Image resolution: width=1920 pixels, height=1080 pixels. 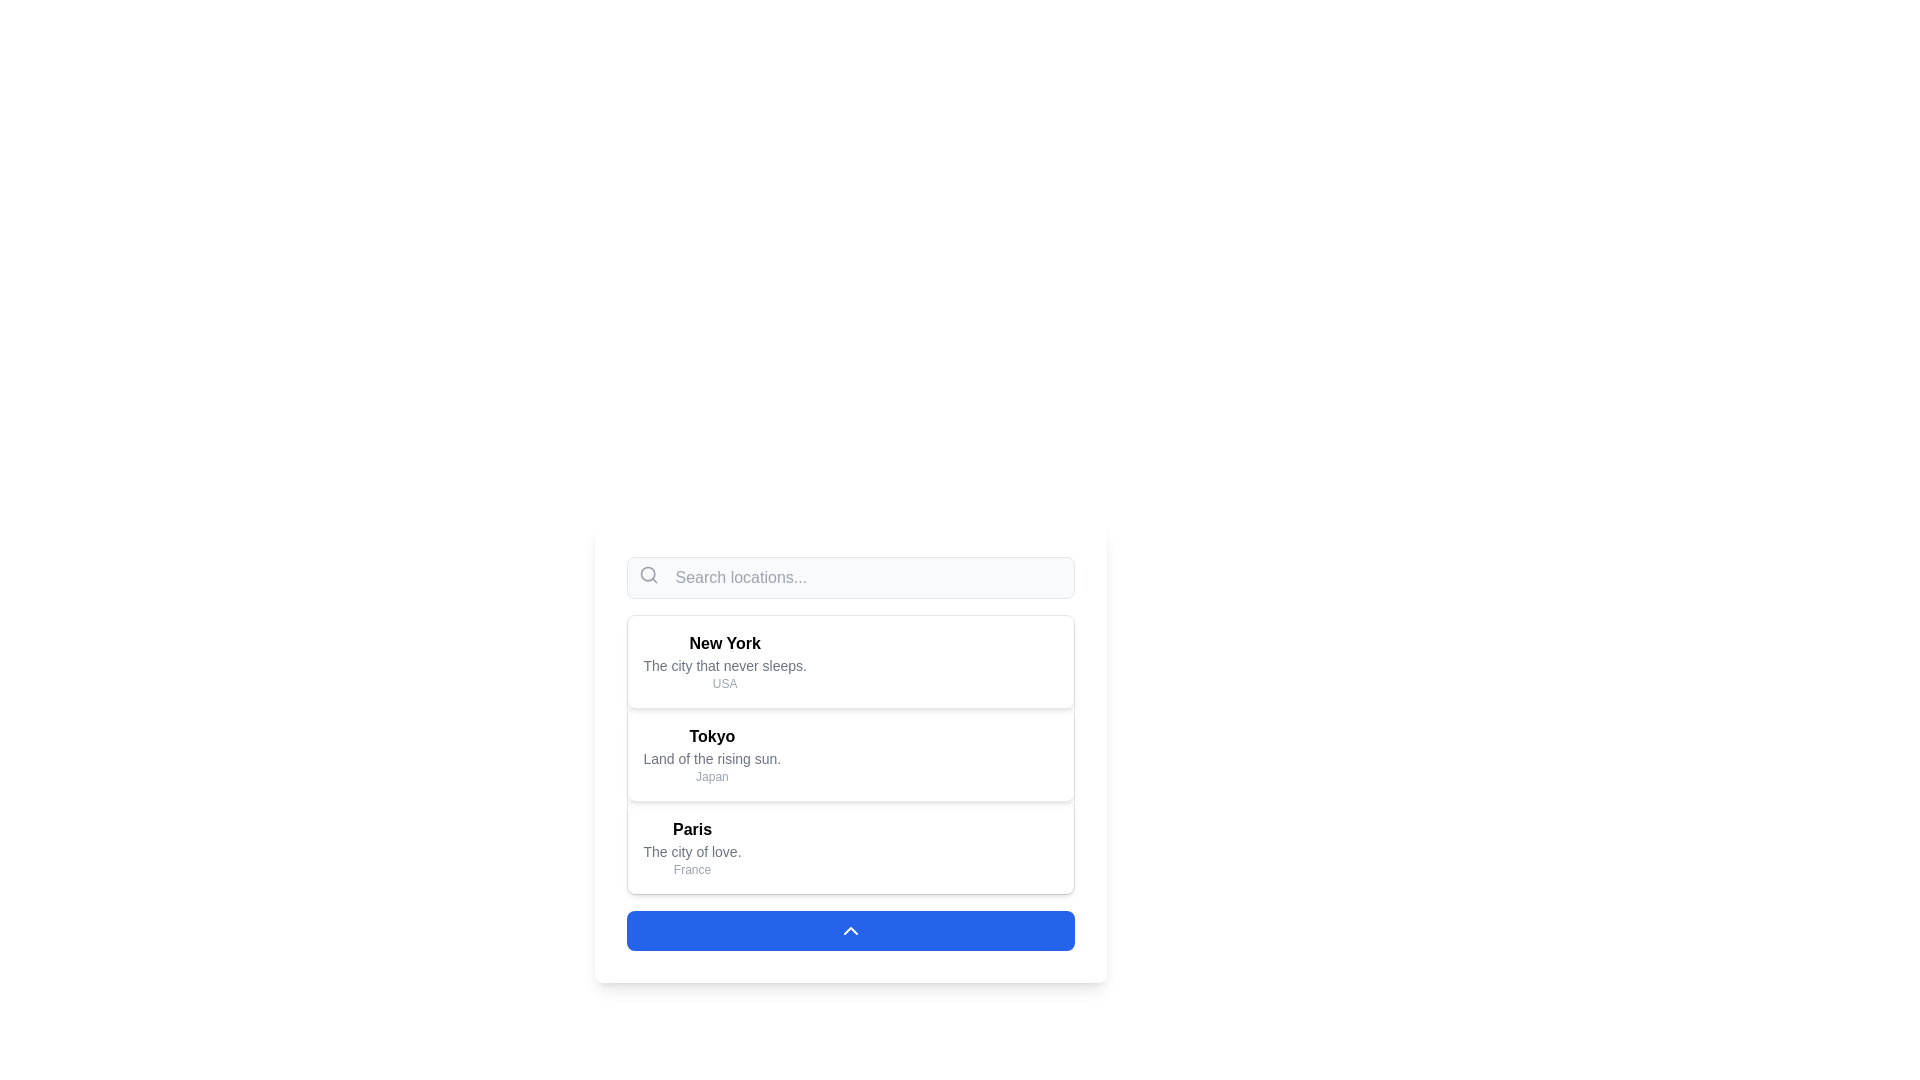 I want to click on the first list item containing the text 'New York', which includes bold title text and descriptive text, located beneath the search bar, so click(x=724, y=662).